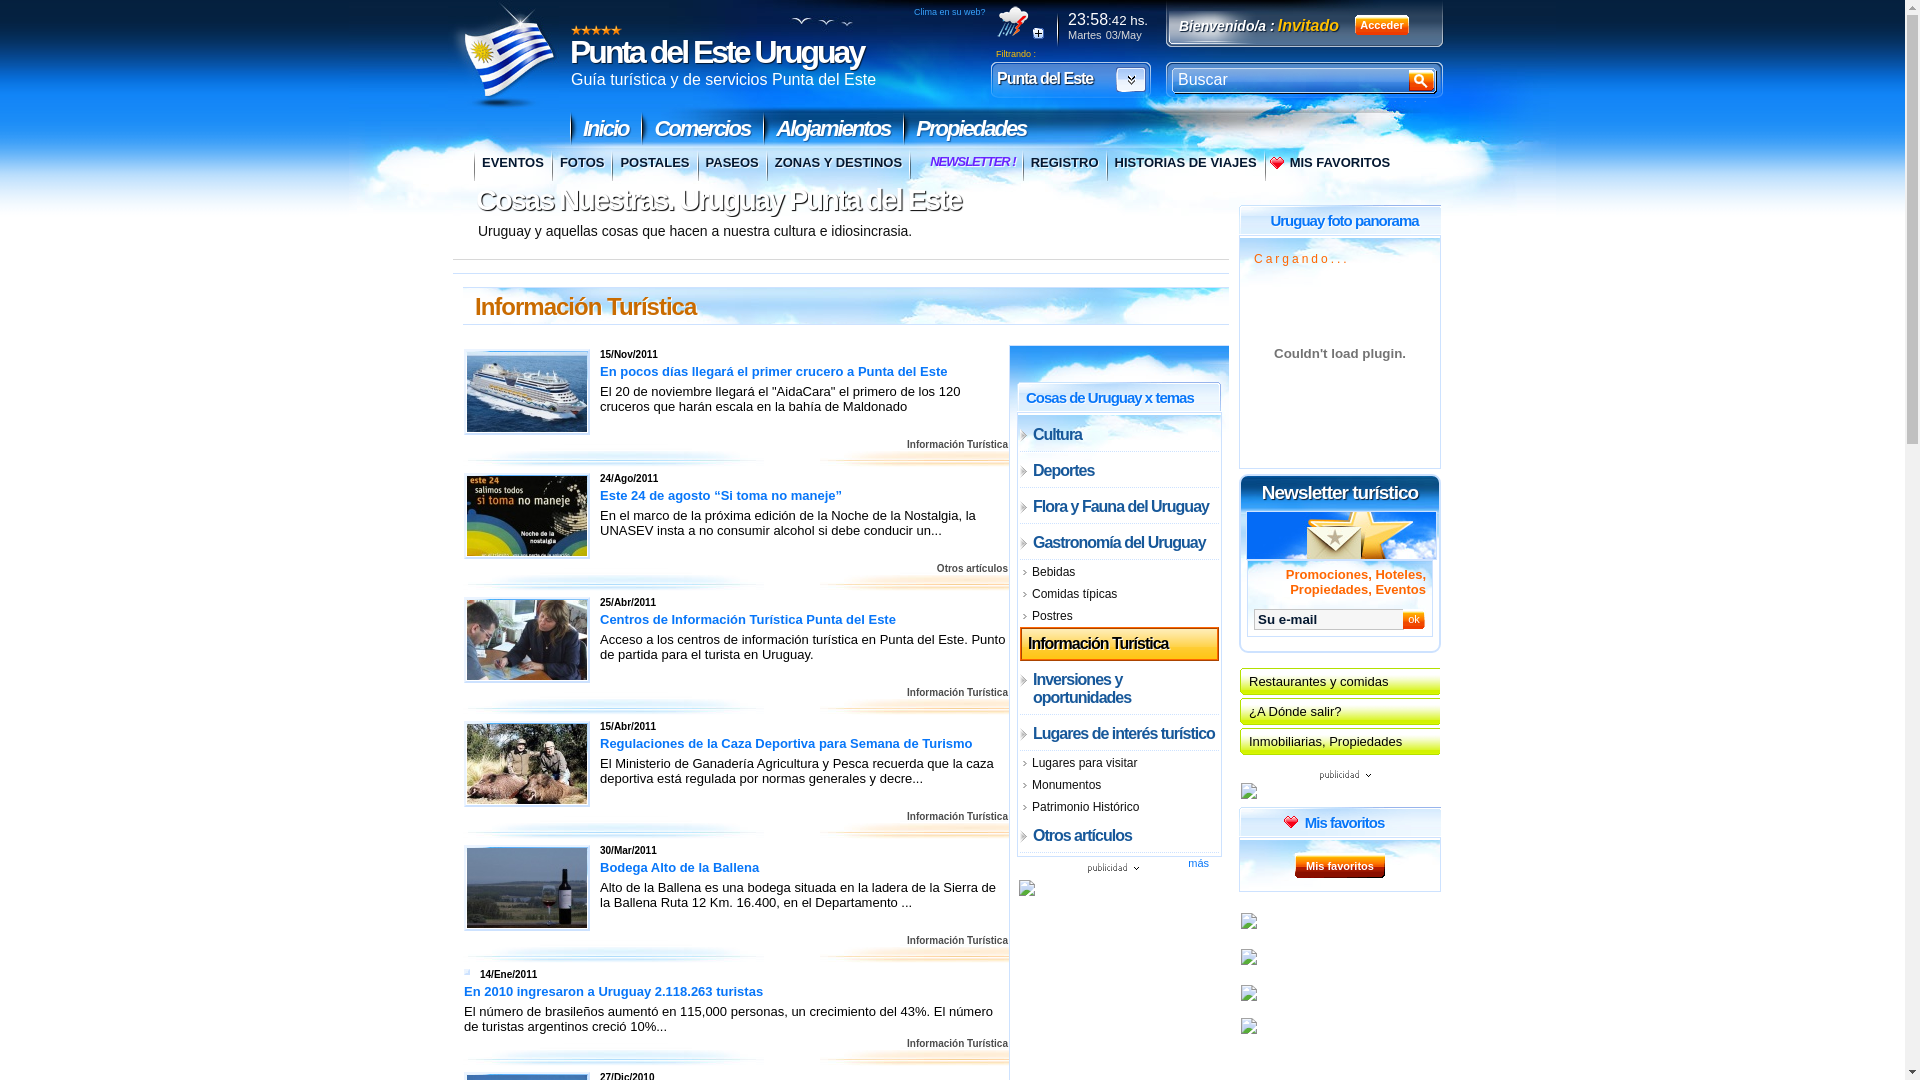 The image size is (1920, 1080). I want to click on 'Alojamientos', so click(833, 128).